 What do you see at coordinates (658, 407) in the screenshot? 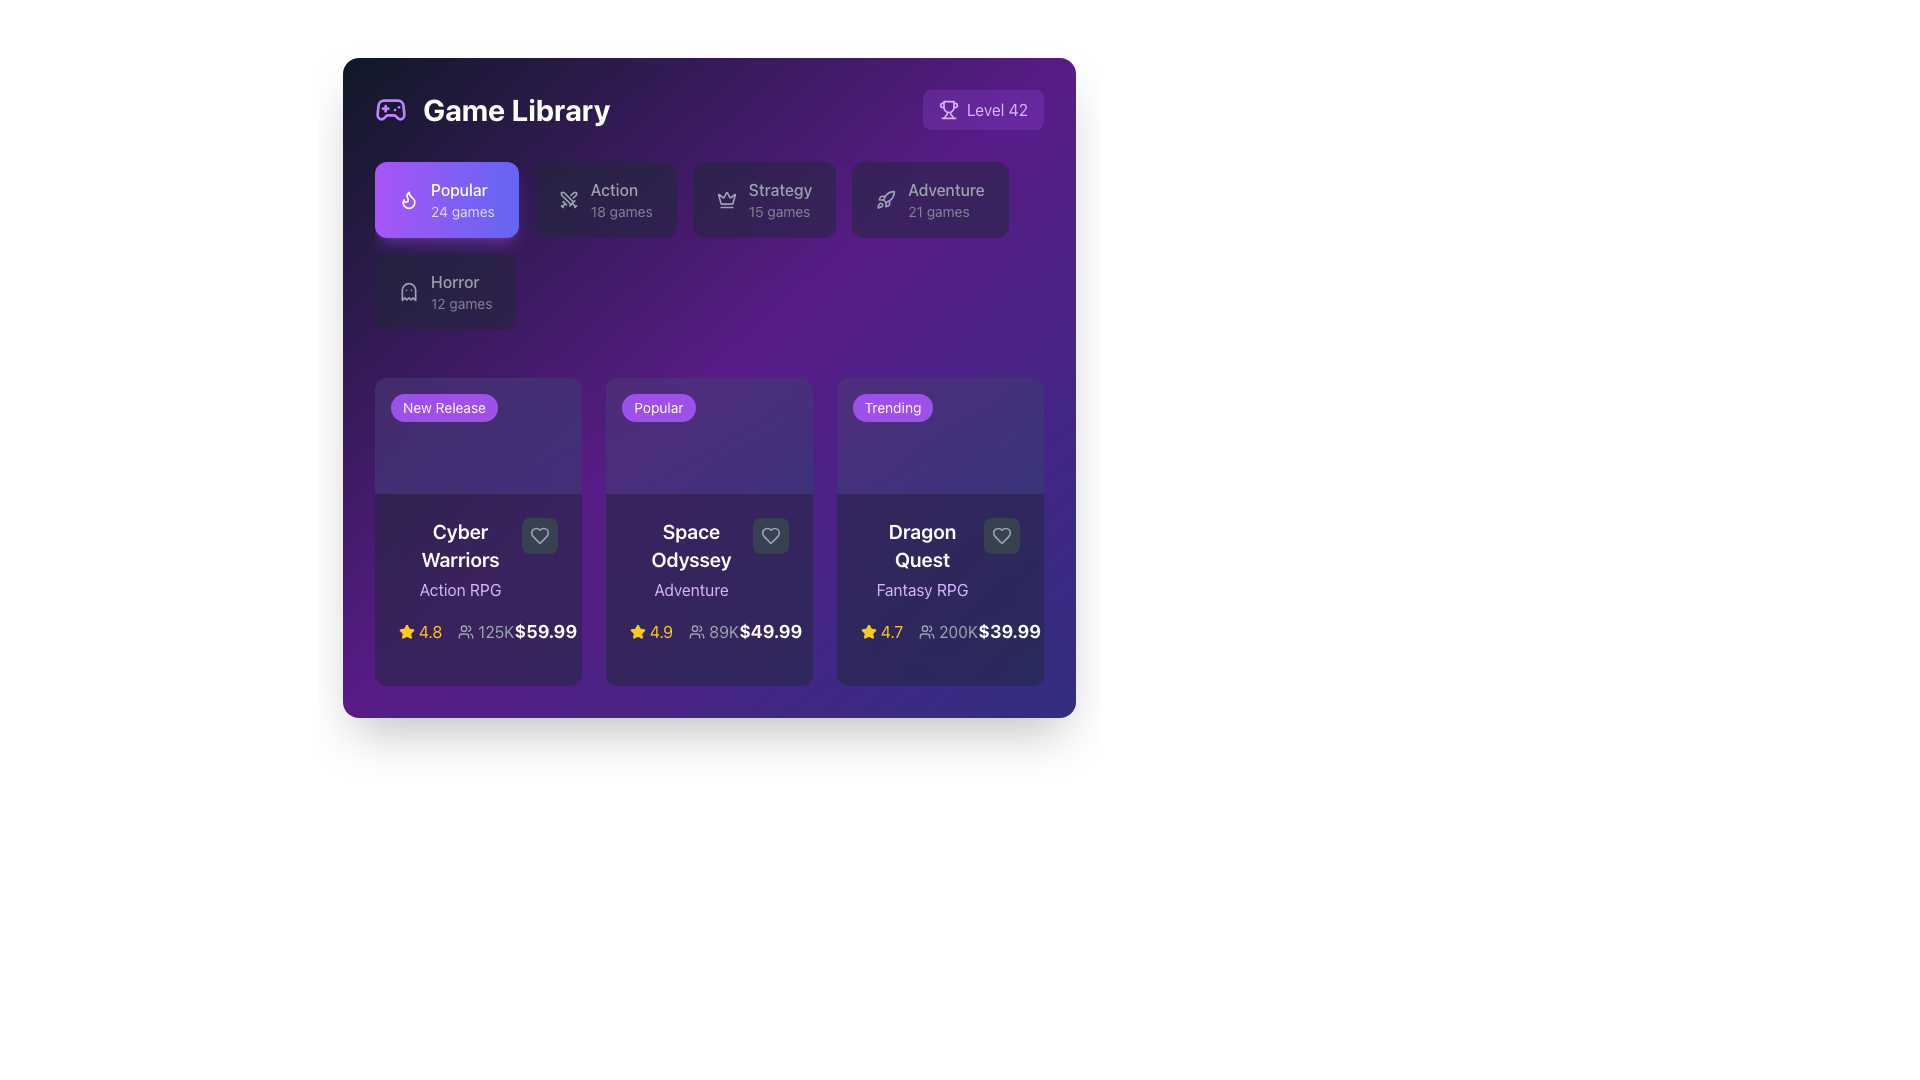
I see `the 'Popular' label located at the top-left of the item card in the 'Game Library'` at bounding box center [658, 407].